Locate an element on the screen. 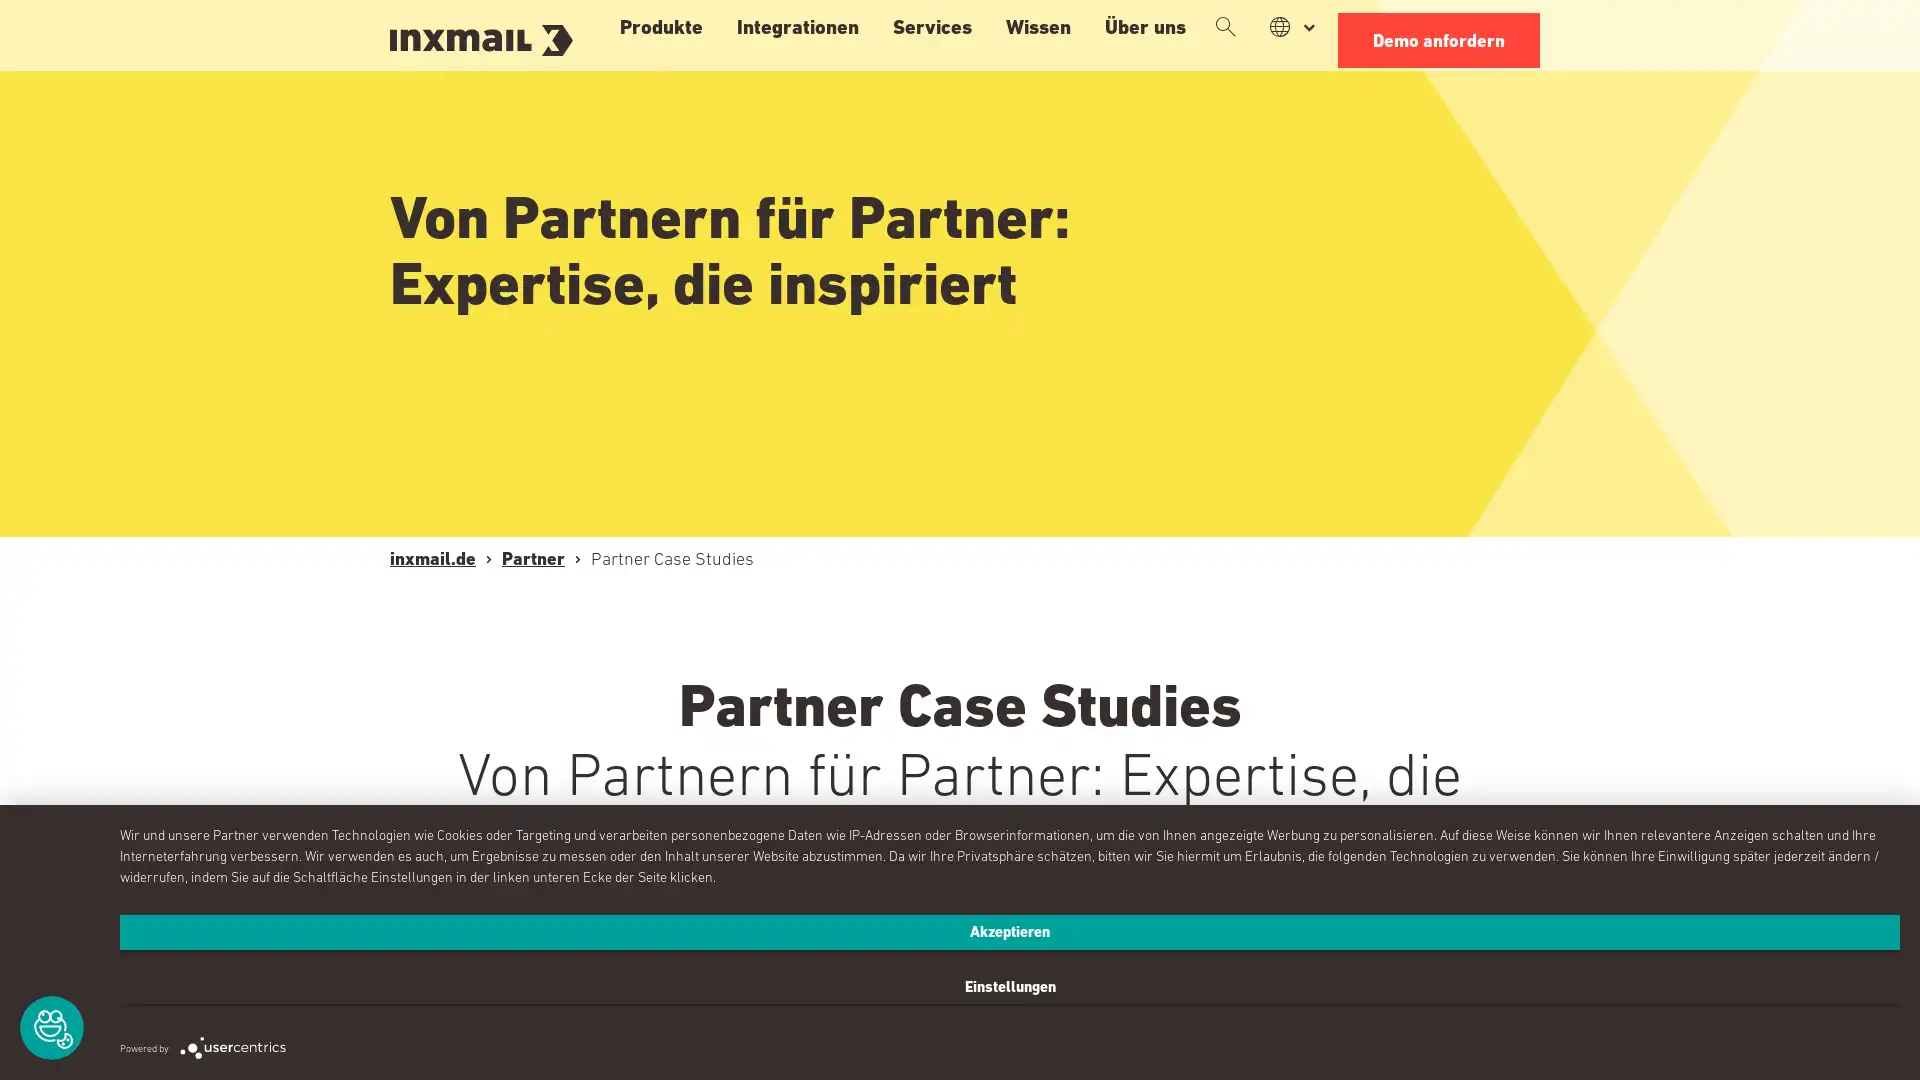 The image size is (1920, 1080). Akzeptieren is located at coordinates (742, 1006).